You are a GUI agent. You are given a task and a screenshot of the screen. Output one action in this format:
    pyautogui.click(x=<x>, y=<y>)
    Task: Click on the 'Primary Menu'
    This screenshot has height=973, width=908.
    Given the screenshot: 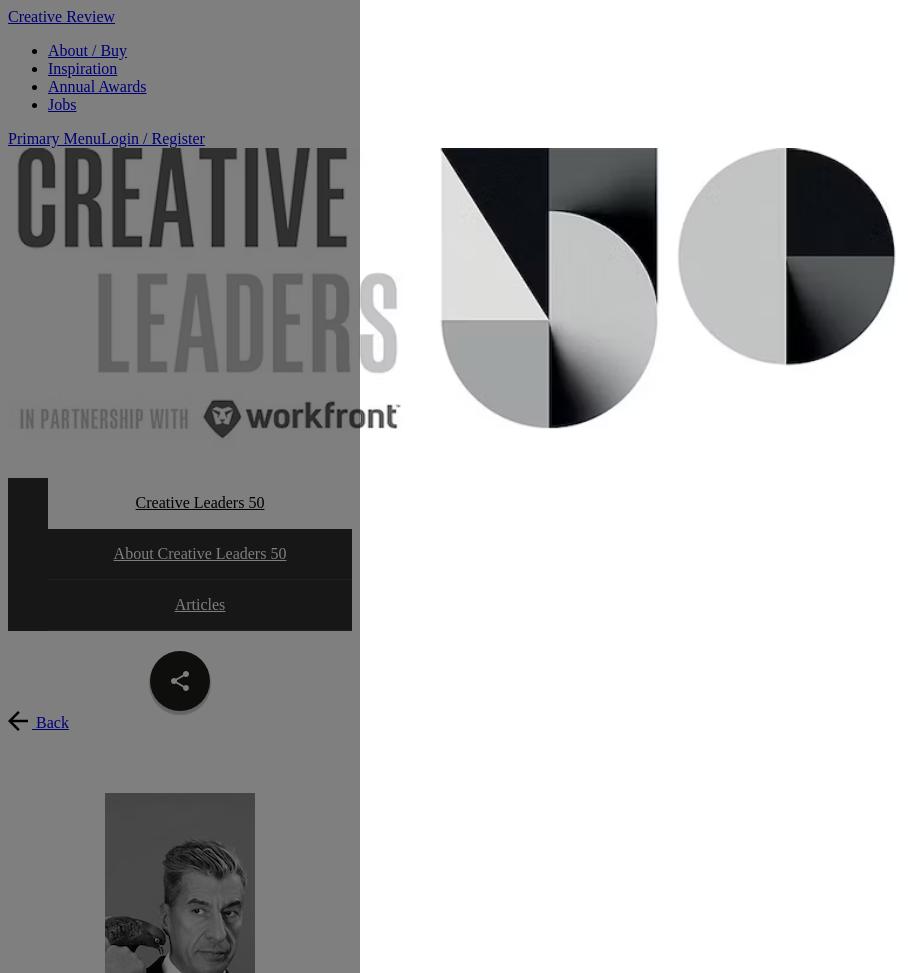 What is the action you would take?
    pyautogui.click(x=6, y=137)
    